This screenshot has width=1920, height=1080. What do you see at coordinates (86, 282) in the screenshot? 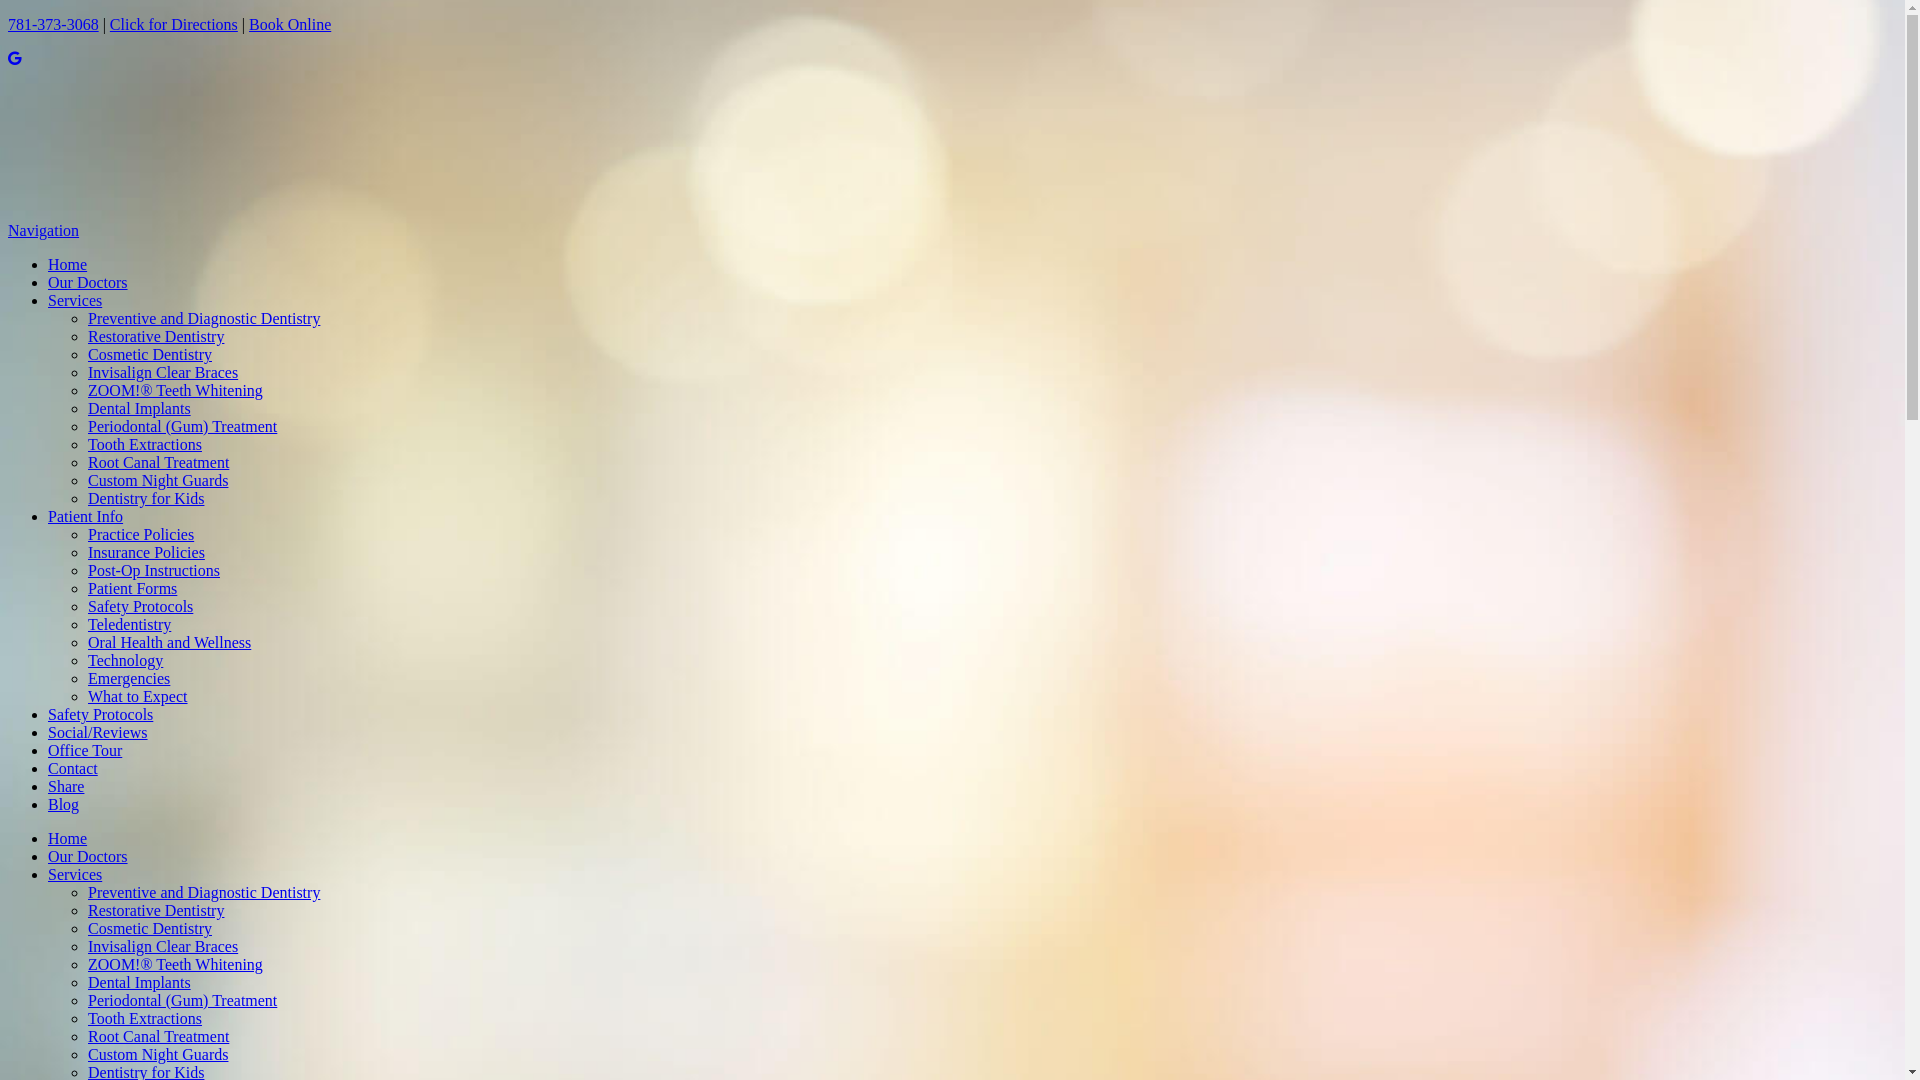
I see `'Our Doctors'` at bounding box center [86, 282].